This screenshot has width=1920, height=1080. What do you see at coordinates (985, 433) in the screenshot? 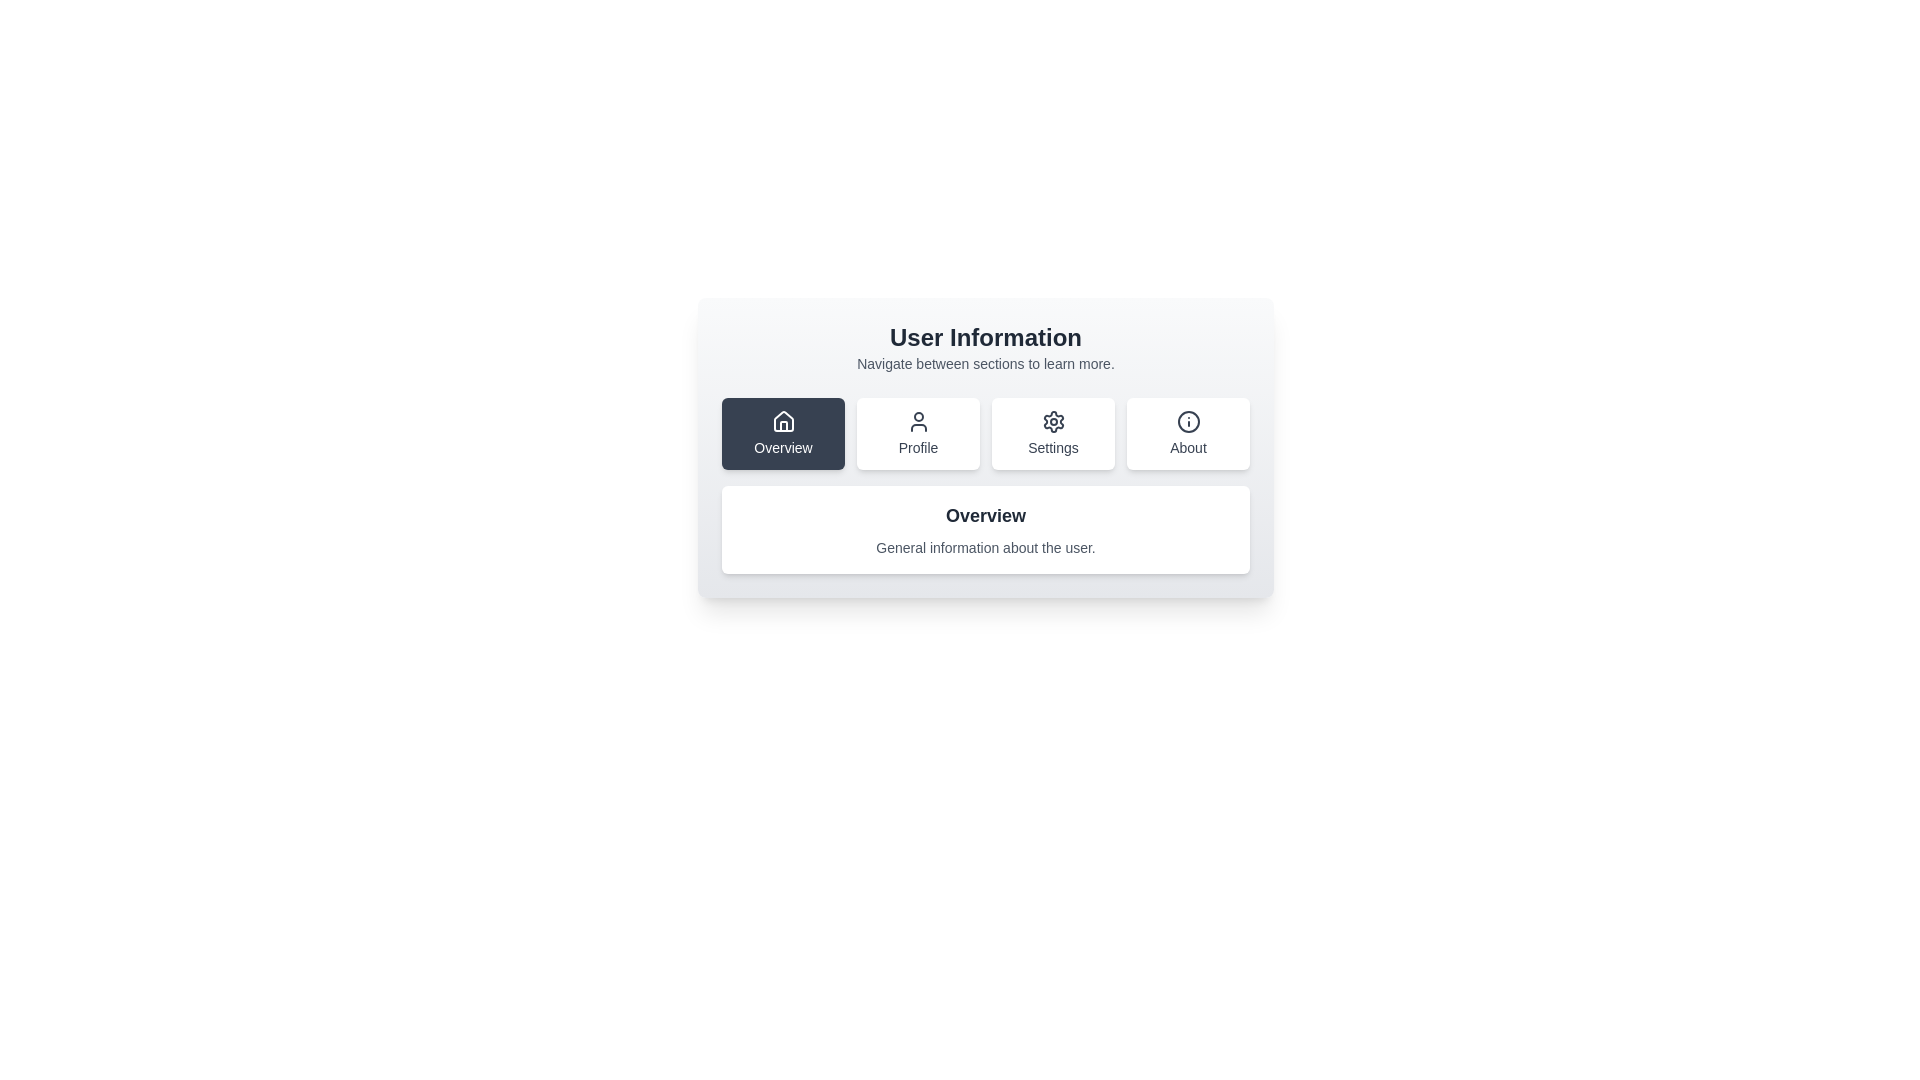
I see `the button in the navigation bar to switch to the corresponding section of the User Information interface` at bounding box center [985, 433].